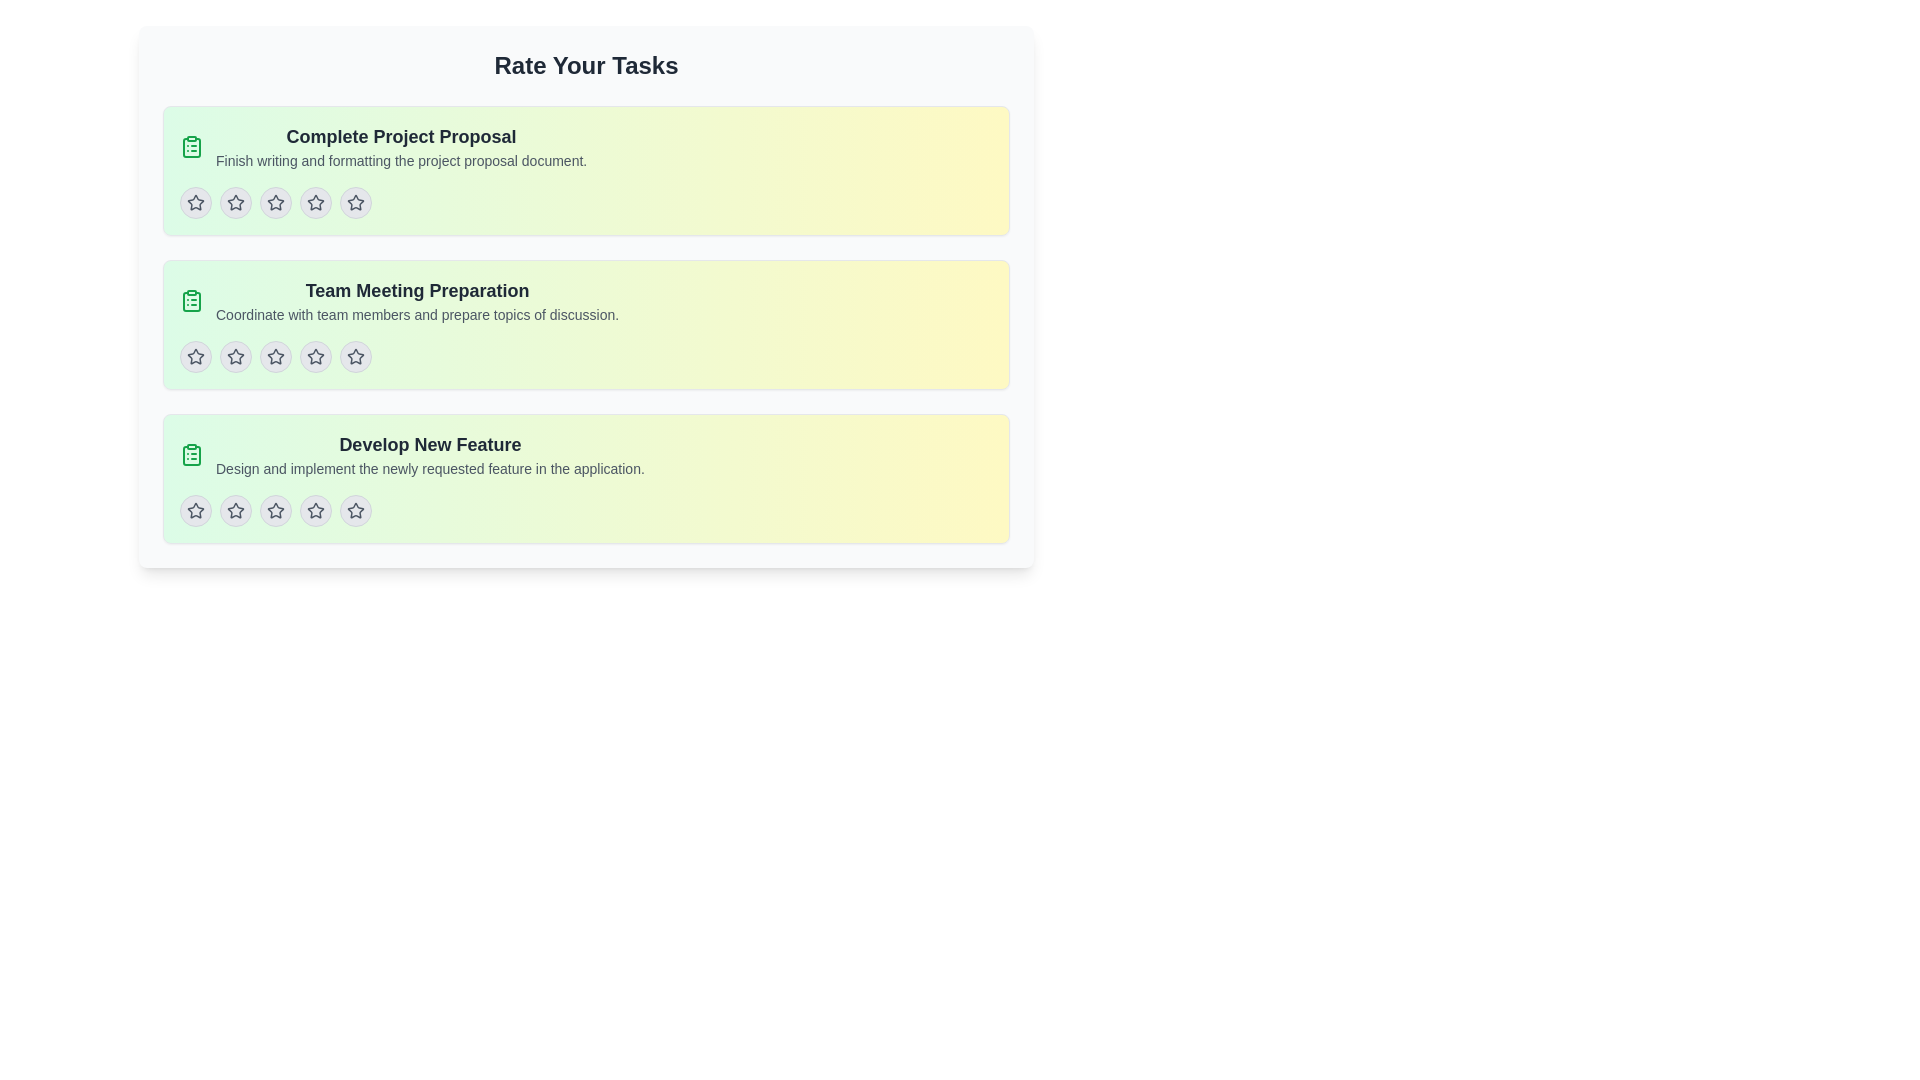  Describe the element at coordinates (355, 355) in the screenshot. I see `the fifth star icon in the 5-star rating group under 'Team Meeting Preparation'` at that location.